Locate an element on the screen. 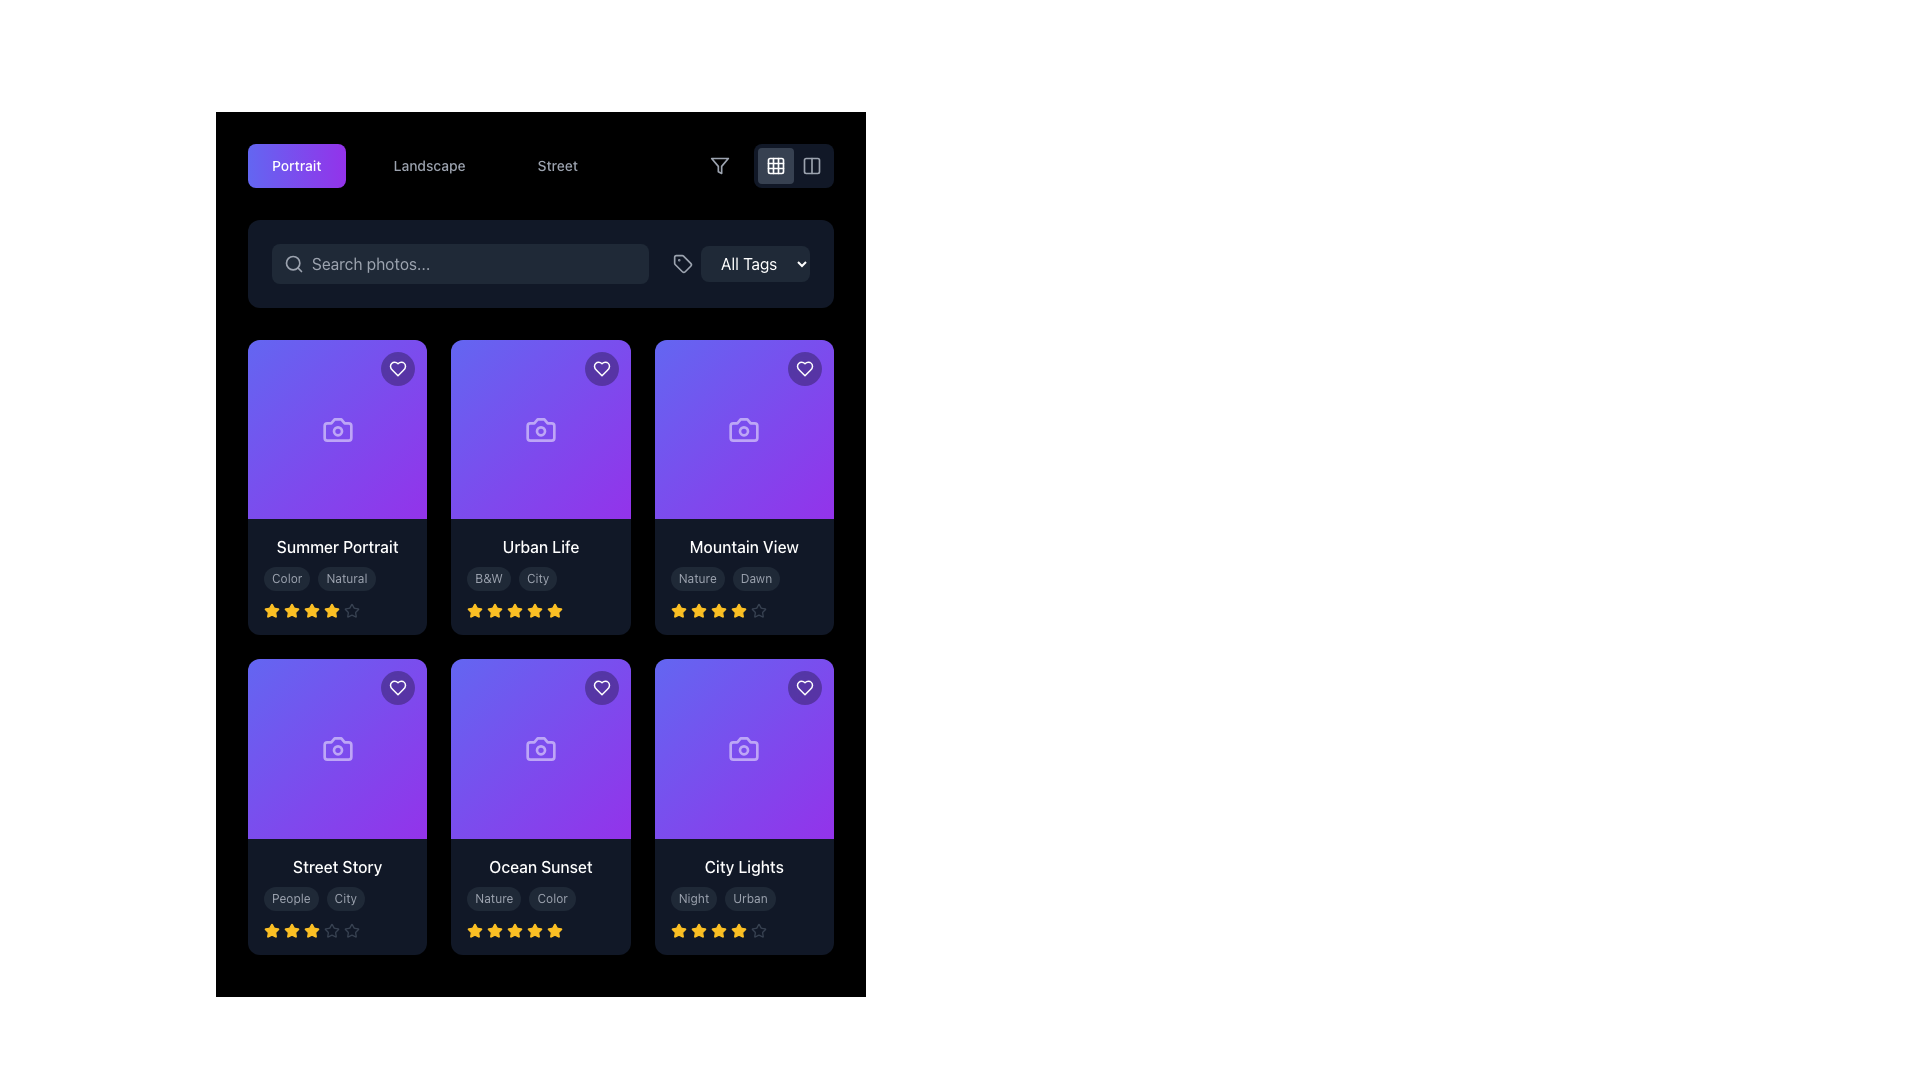 The width and height of the screenshot is (1920, 1080). the fourth star icon, which is gold-colored and filled, located below the 'City Lights' card in the rating system is located at coordinates (698, 930).